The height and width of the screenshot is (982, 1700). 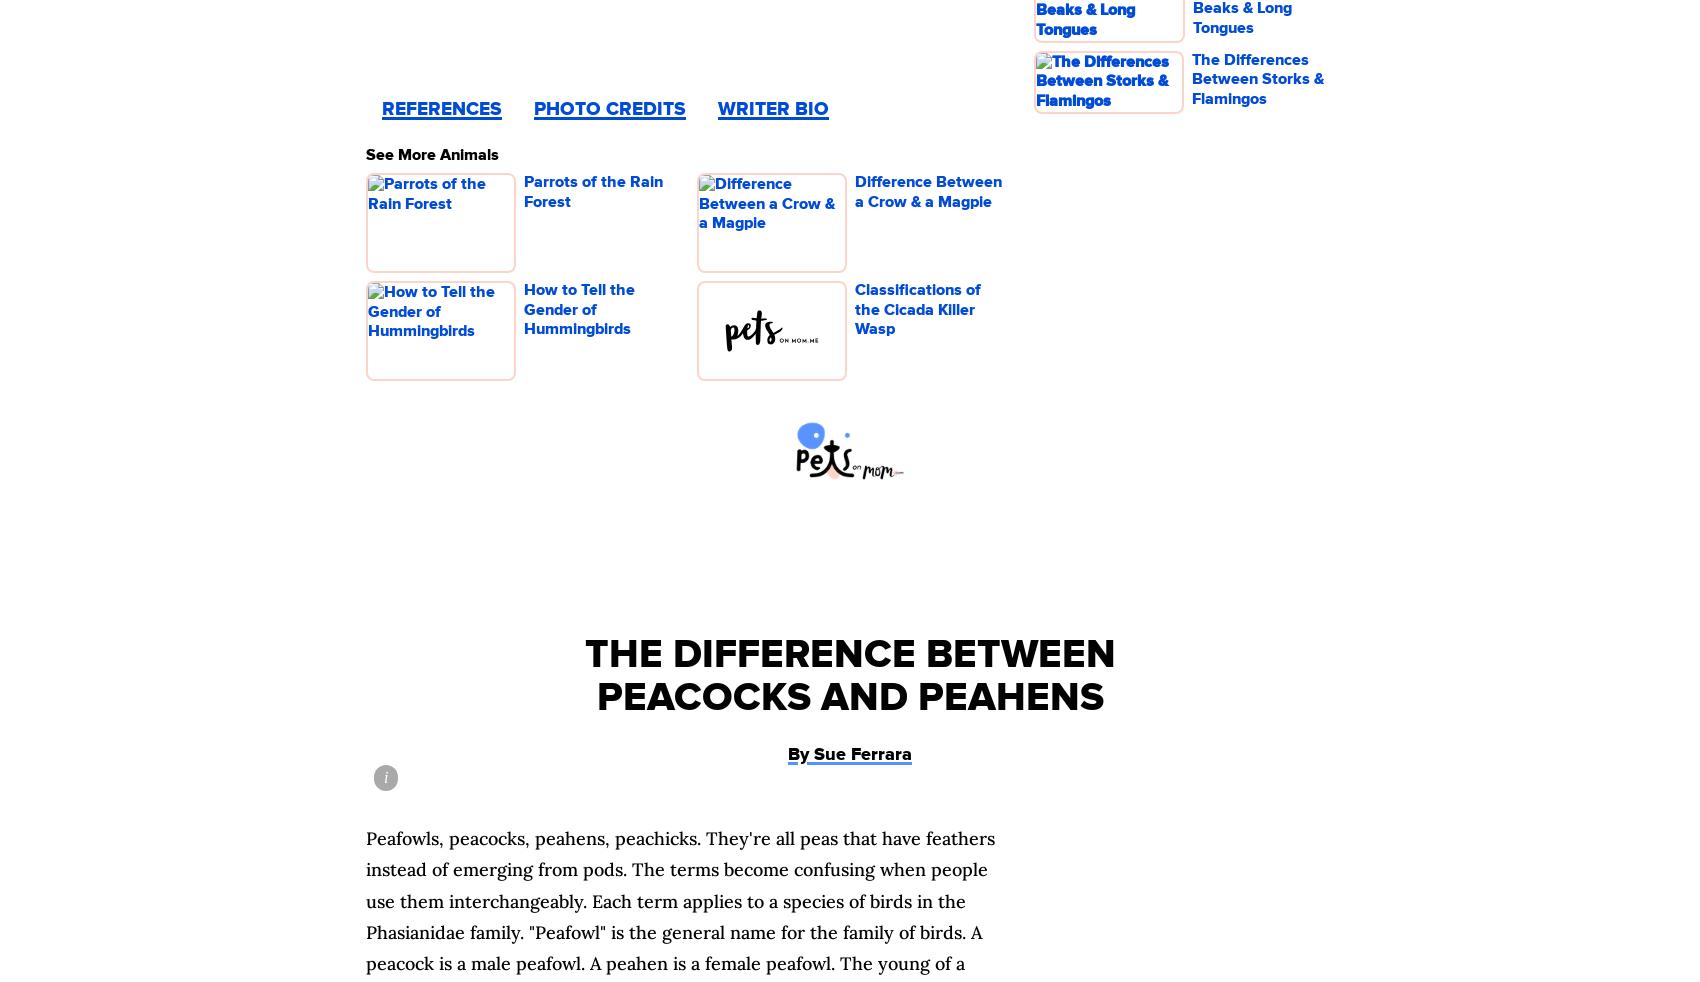 What do you see at coordinates (1191, 77) in the screenshot?
I see `'The Differences Between Storks & Flamingos'` at bounding box center [1191, 77].